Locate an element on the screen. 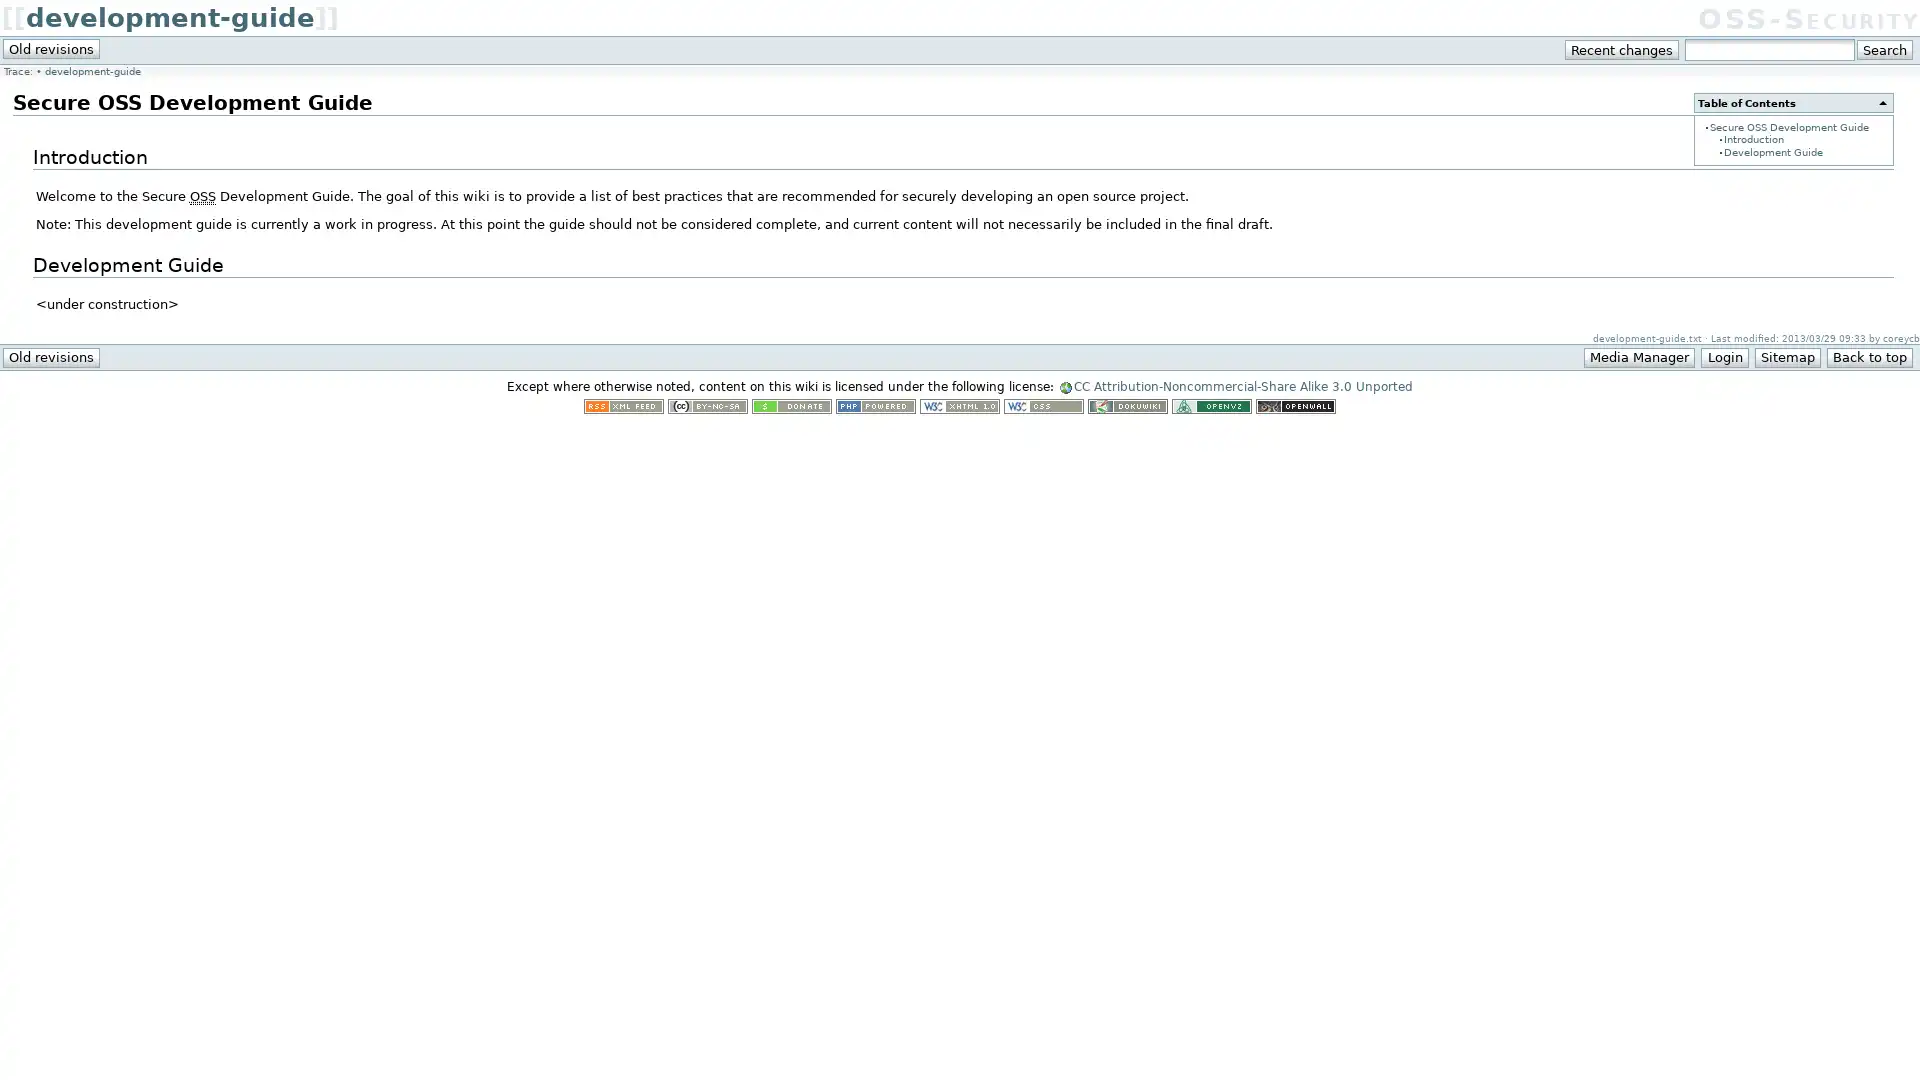 The height and width of the screenshot is (1080, 1920). Old revisions is located at coordinates (51, 356).